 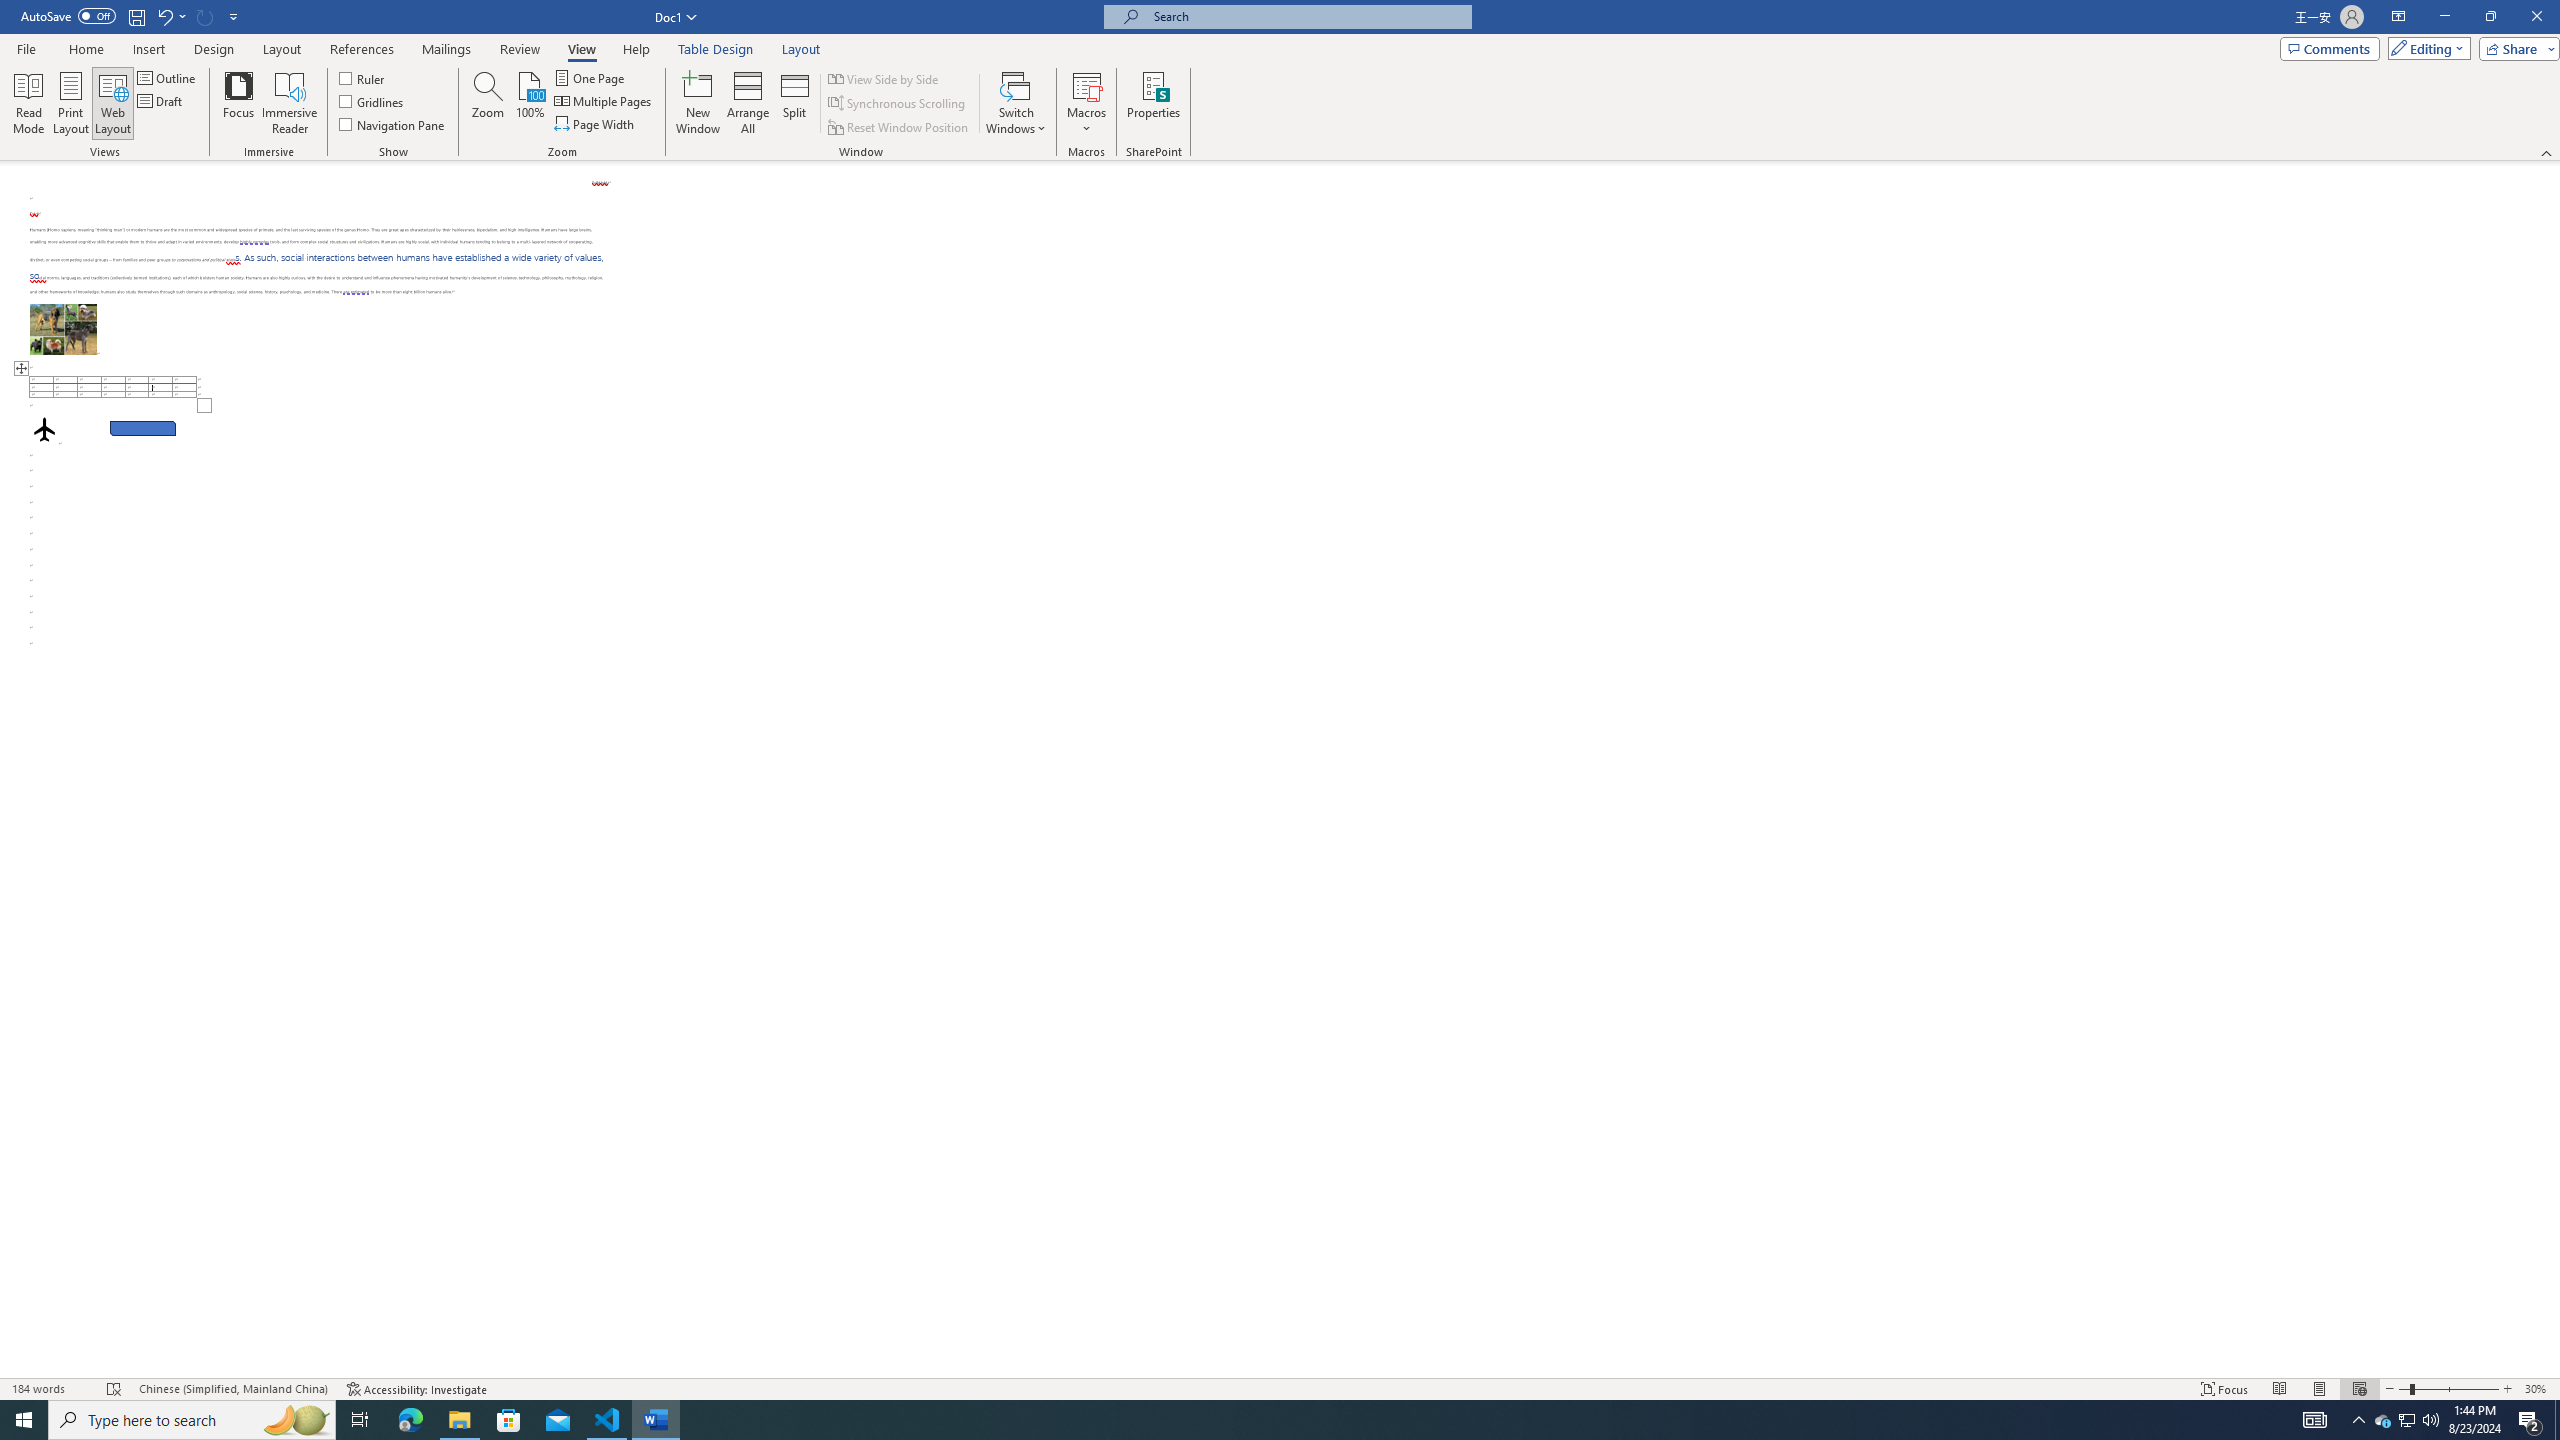 What do you see at coordinates (800, 49) in the screenshot?
I see `'Layout'` at bounding box center [800, 49].